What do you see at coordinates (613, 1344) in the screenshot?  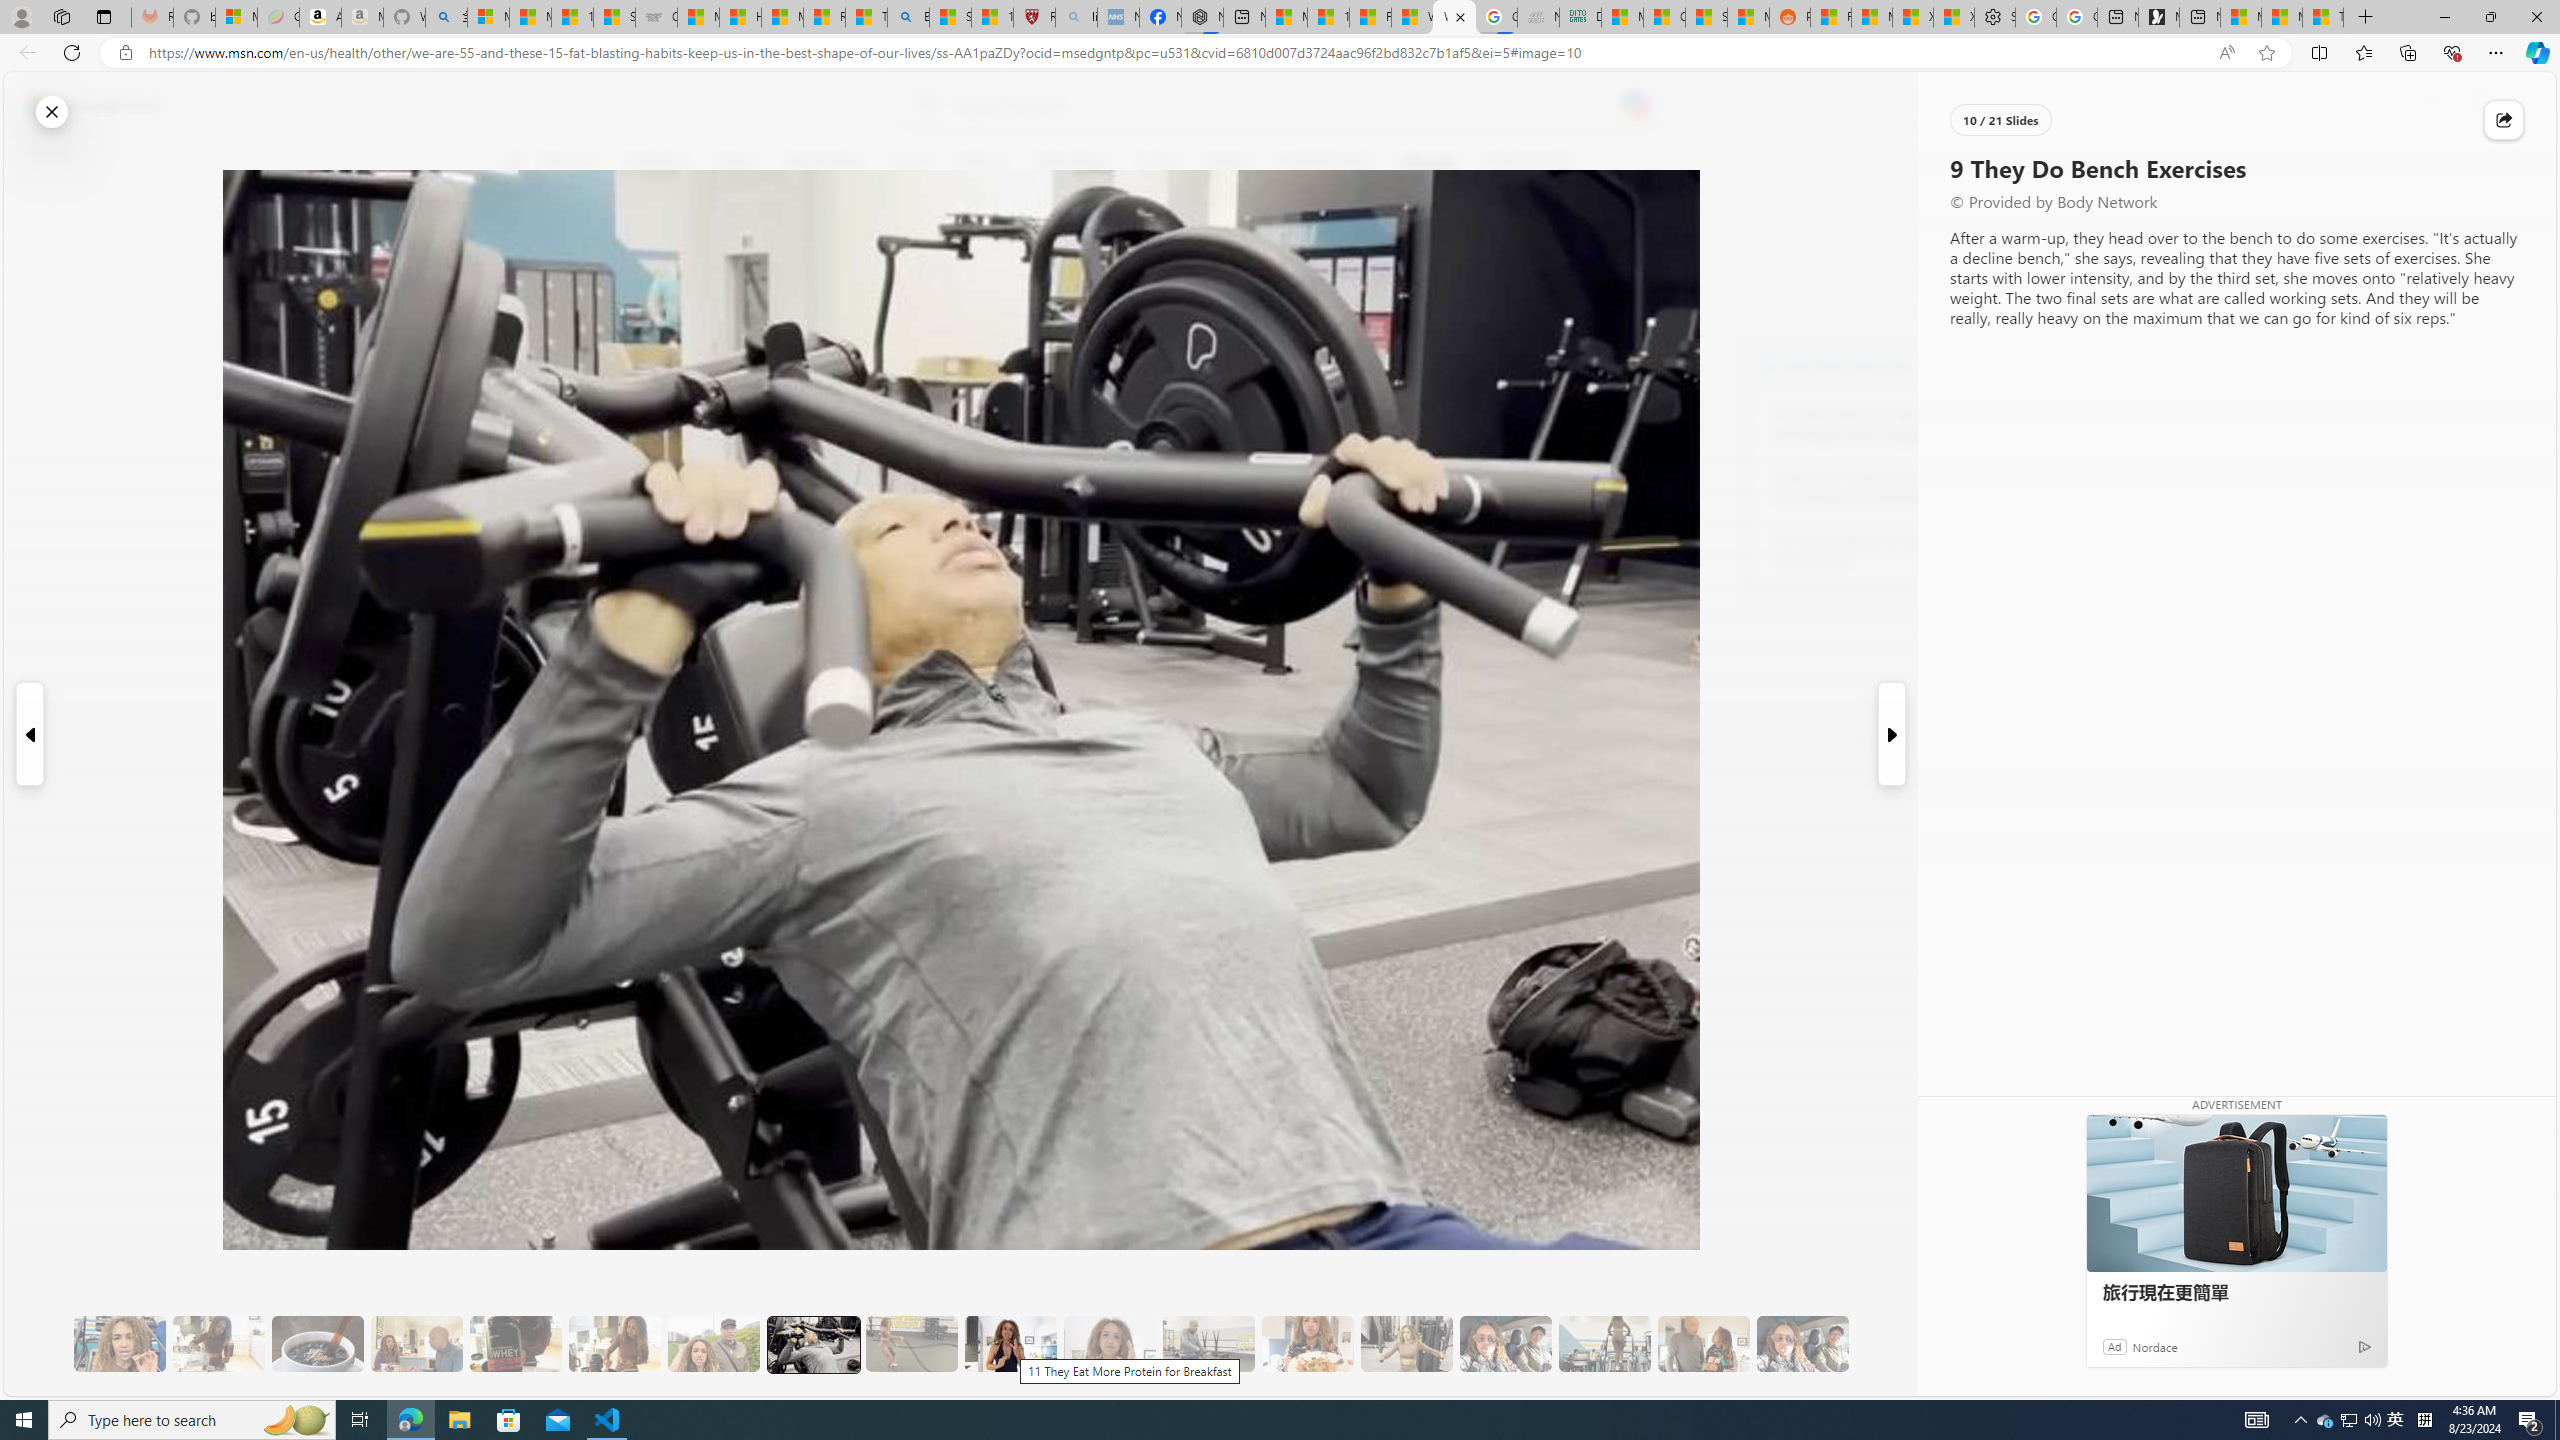 I see `'7 They Don'` at bounding box center [613, 1344].